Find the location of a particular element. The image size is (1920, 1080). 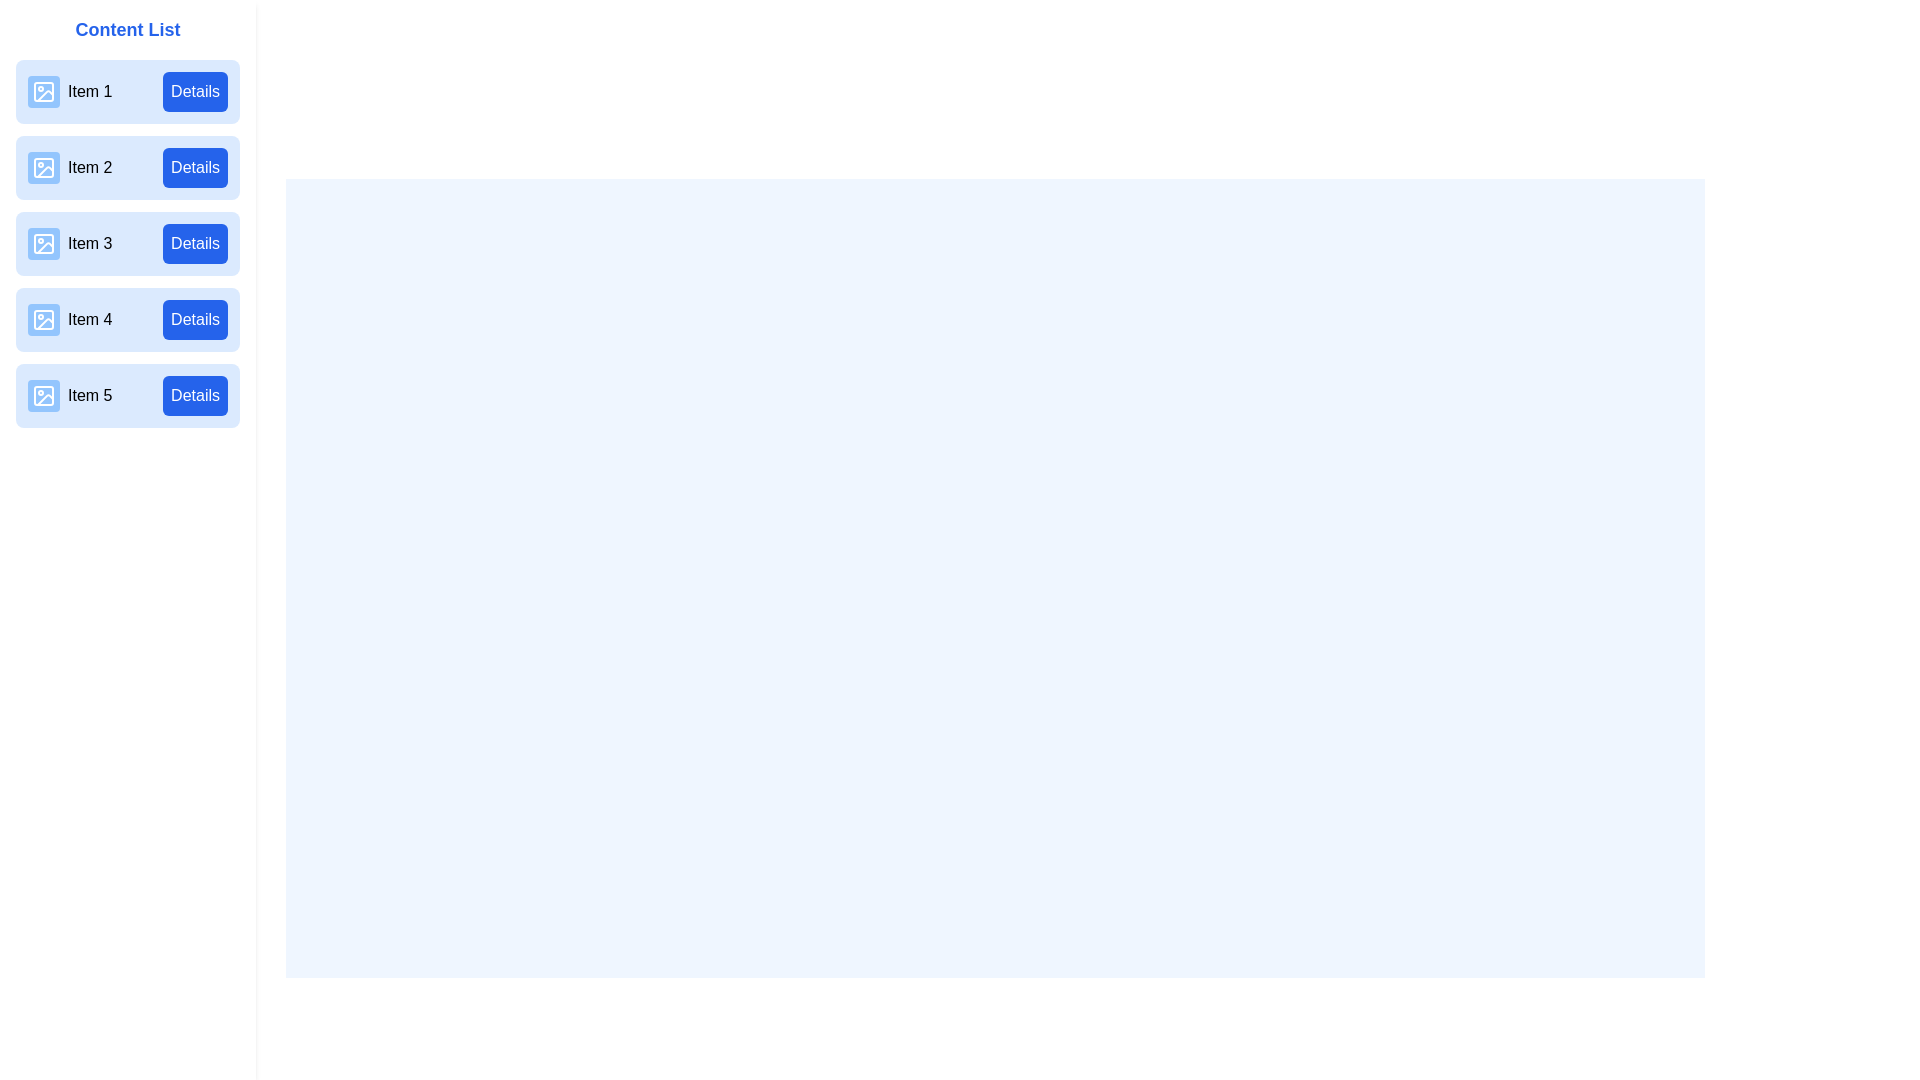

the text label displaying 'Item 4', which is aligned to the right of a small icon and to the left of the 'Details' button is located at coordinates (70, 319).